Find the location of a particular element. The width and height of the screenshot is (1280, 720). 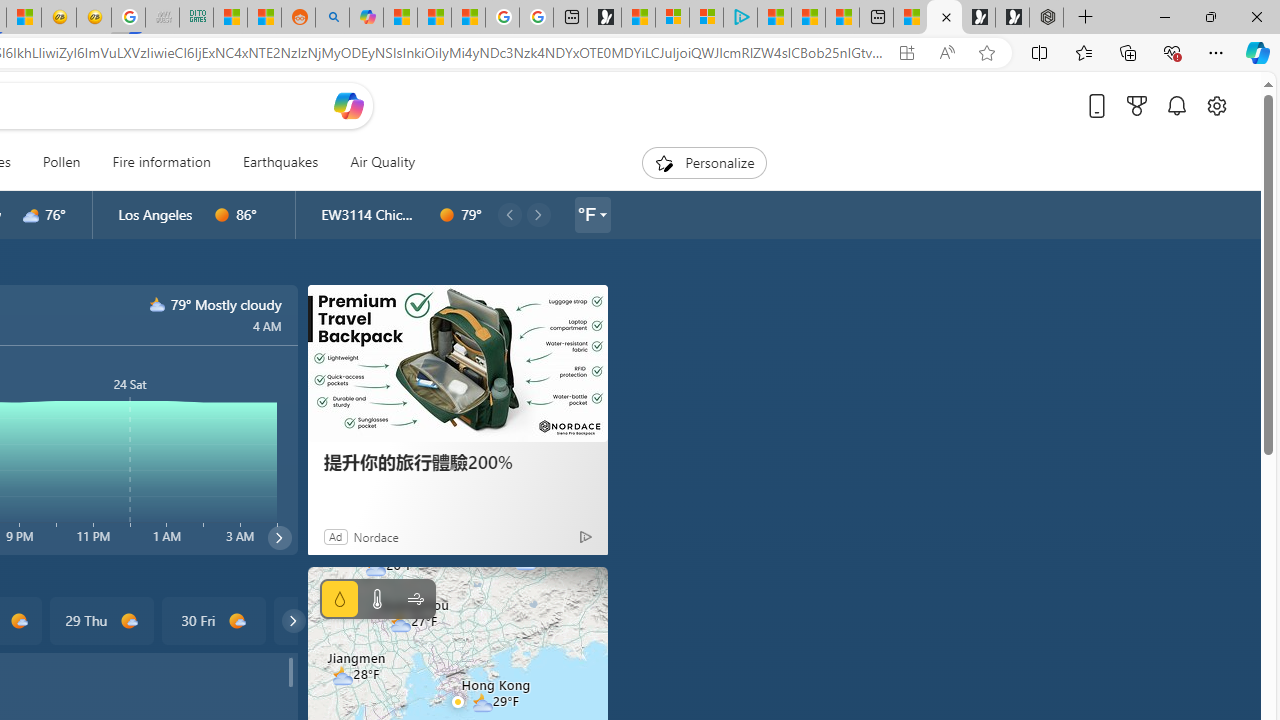

'30 Fri d1000' is located at coordinates (213, 620).